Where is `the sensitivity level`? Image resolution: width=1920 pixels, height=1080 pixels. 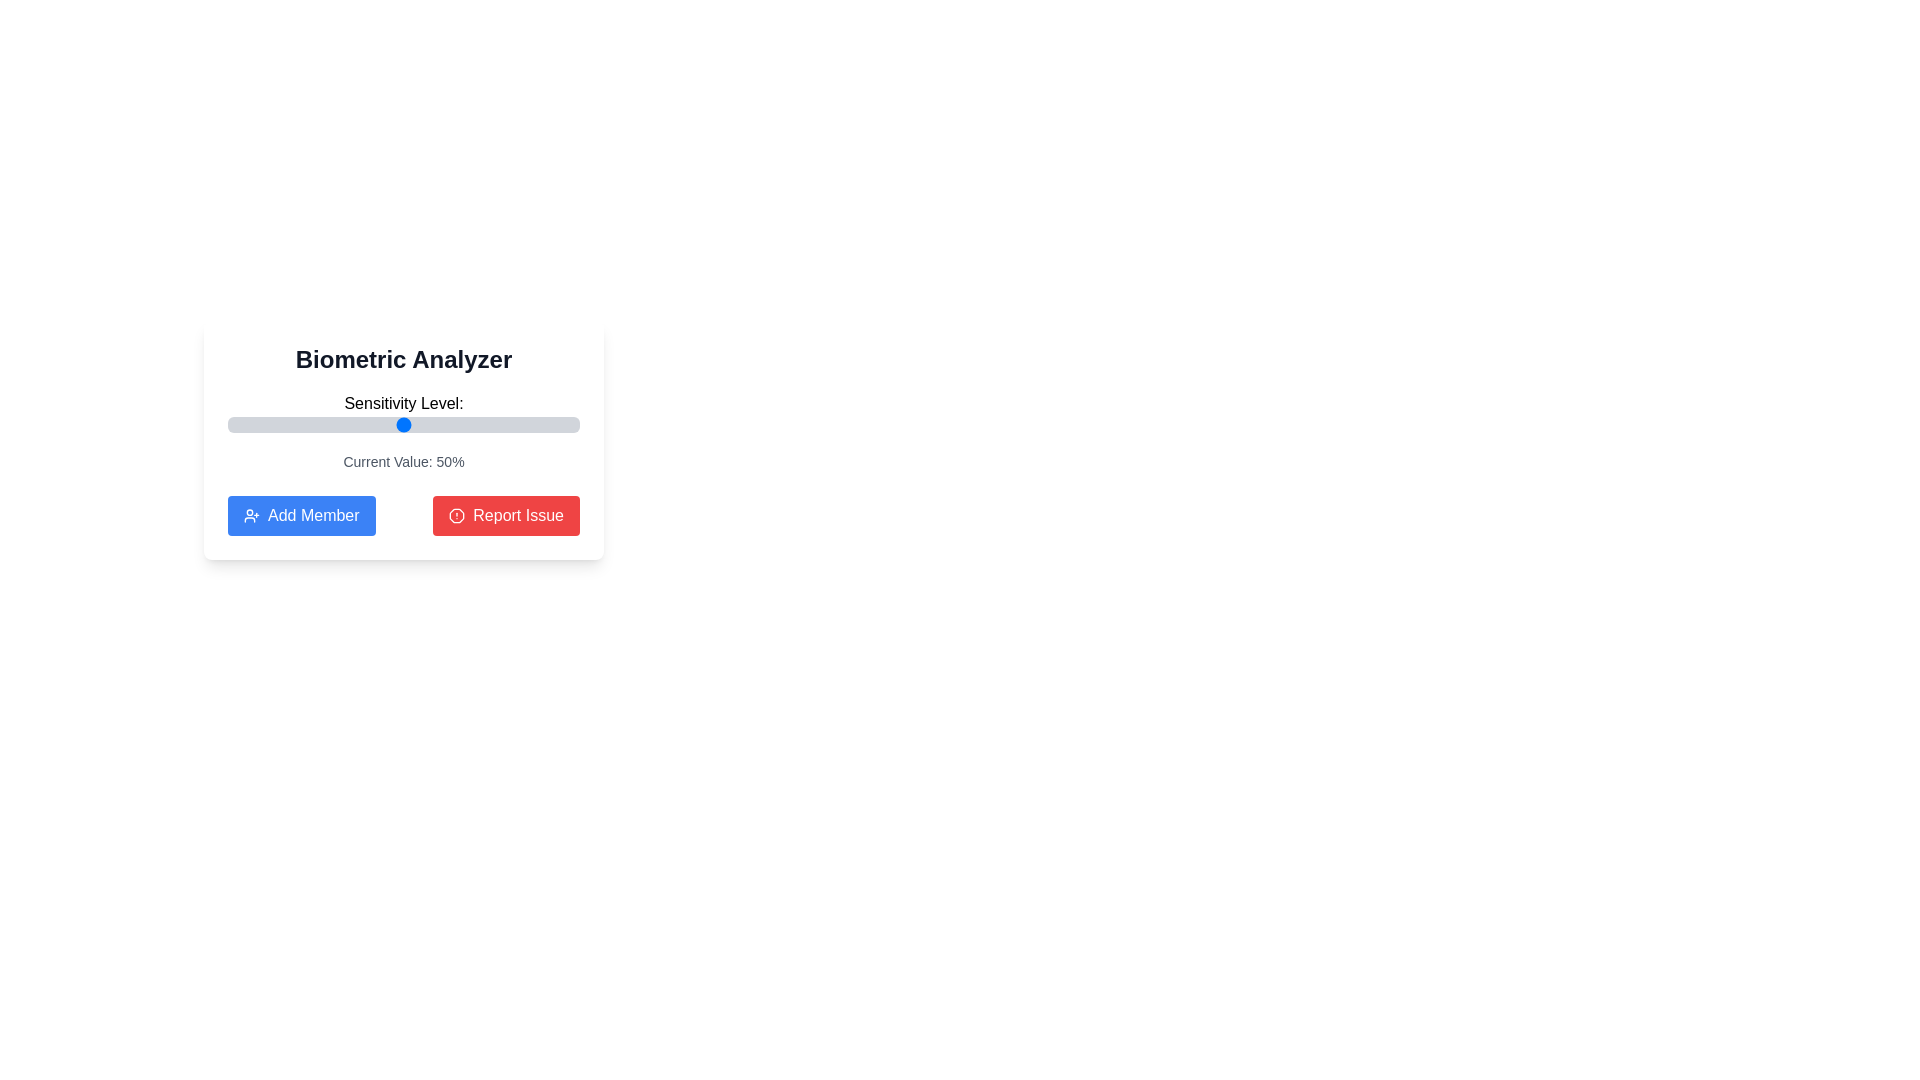 the sensitivity level is located at coordinates (354, 423).